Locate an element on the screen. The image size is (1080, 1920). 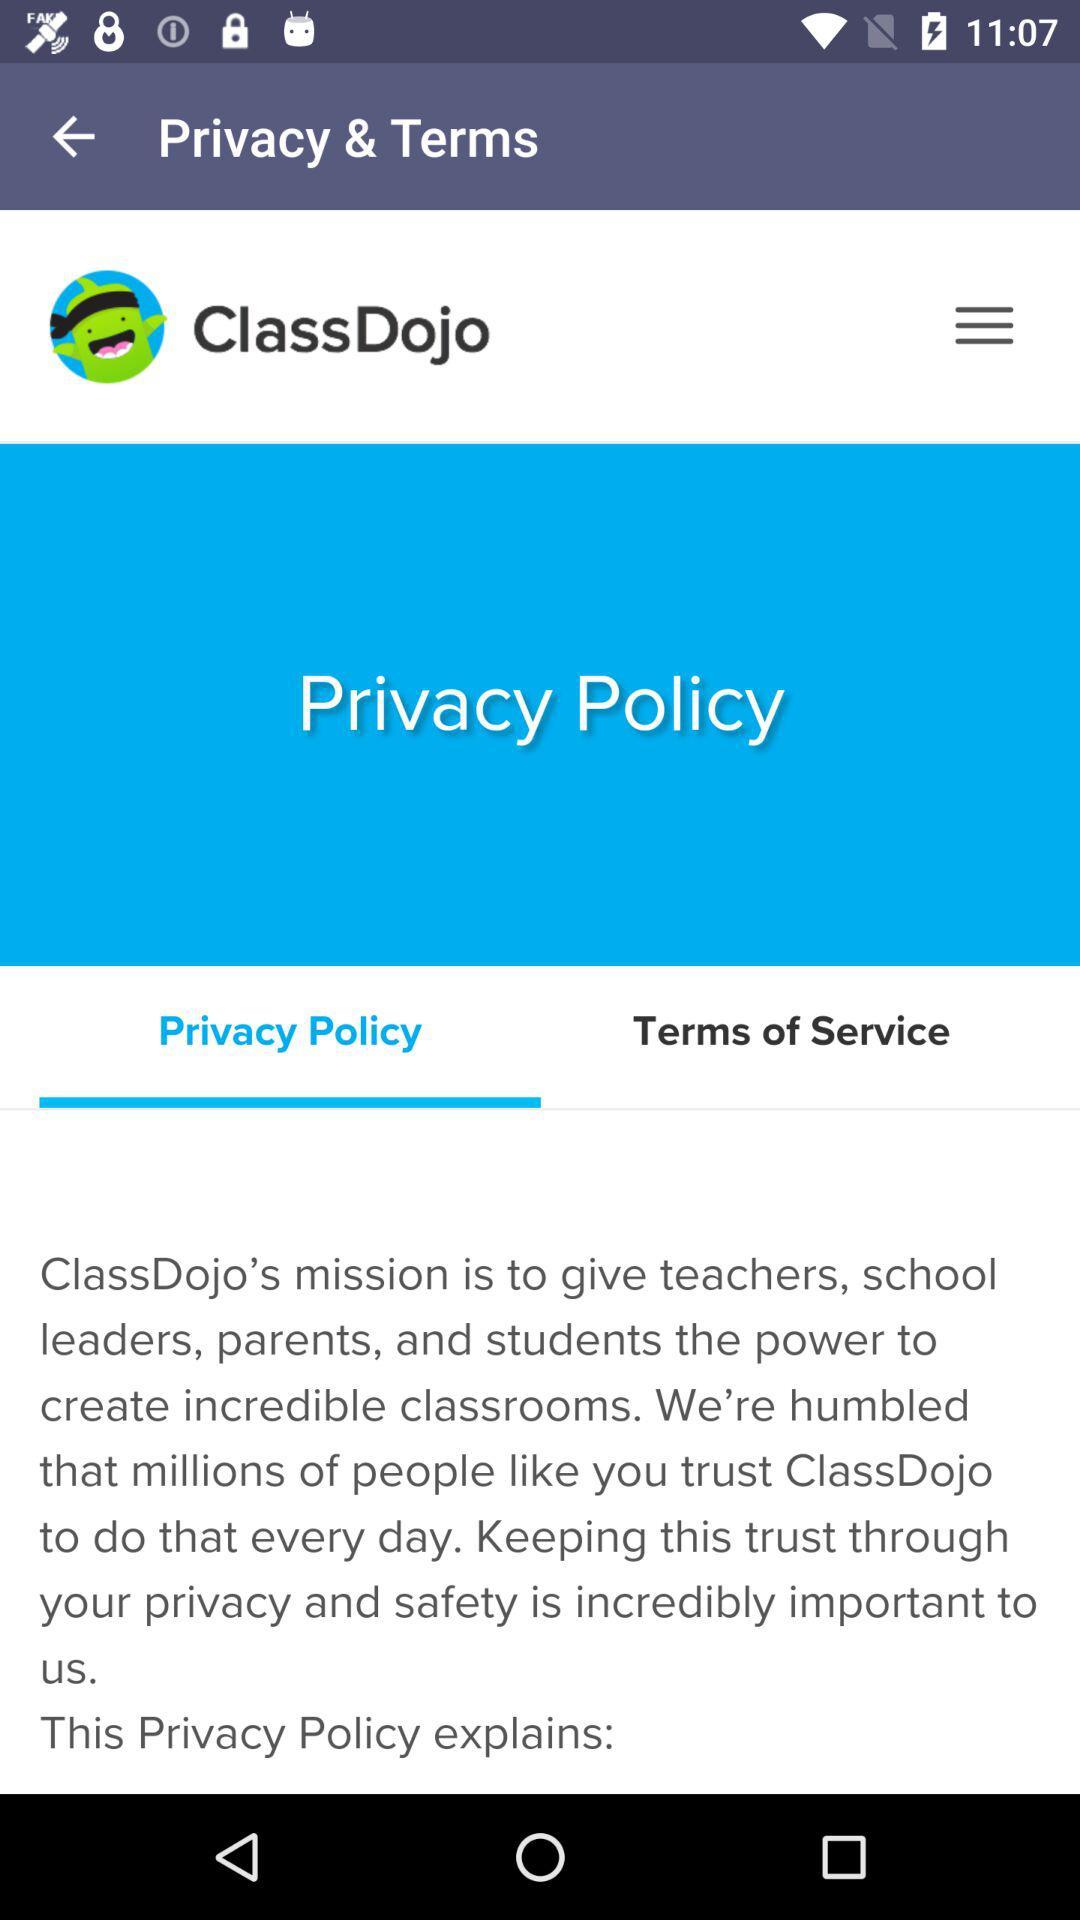
full page with multiple elements is located at coordinates (540, 1002).